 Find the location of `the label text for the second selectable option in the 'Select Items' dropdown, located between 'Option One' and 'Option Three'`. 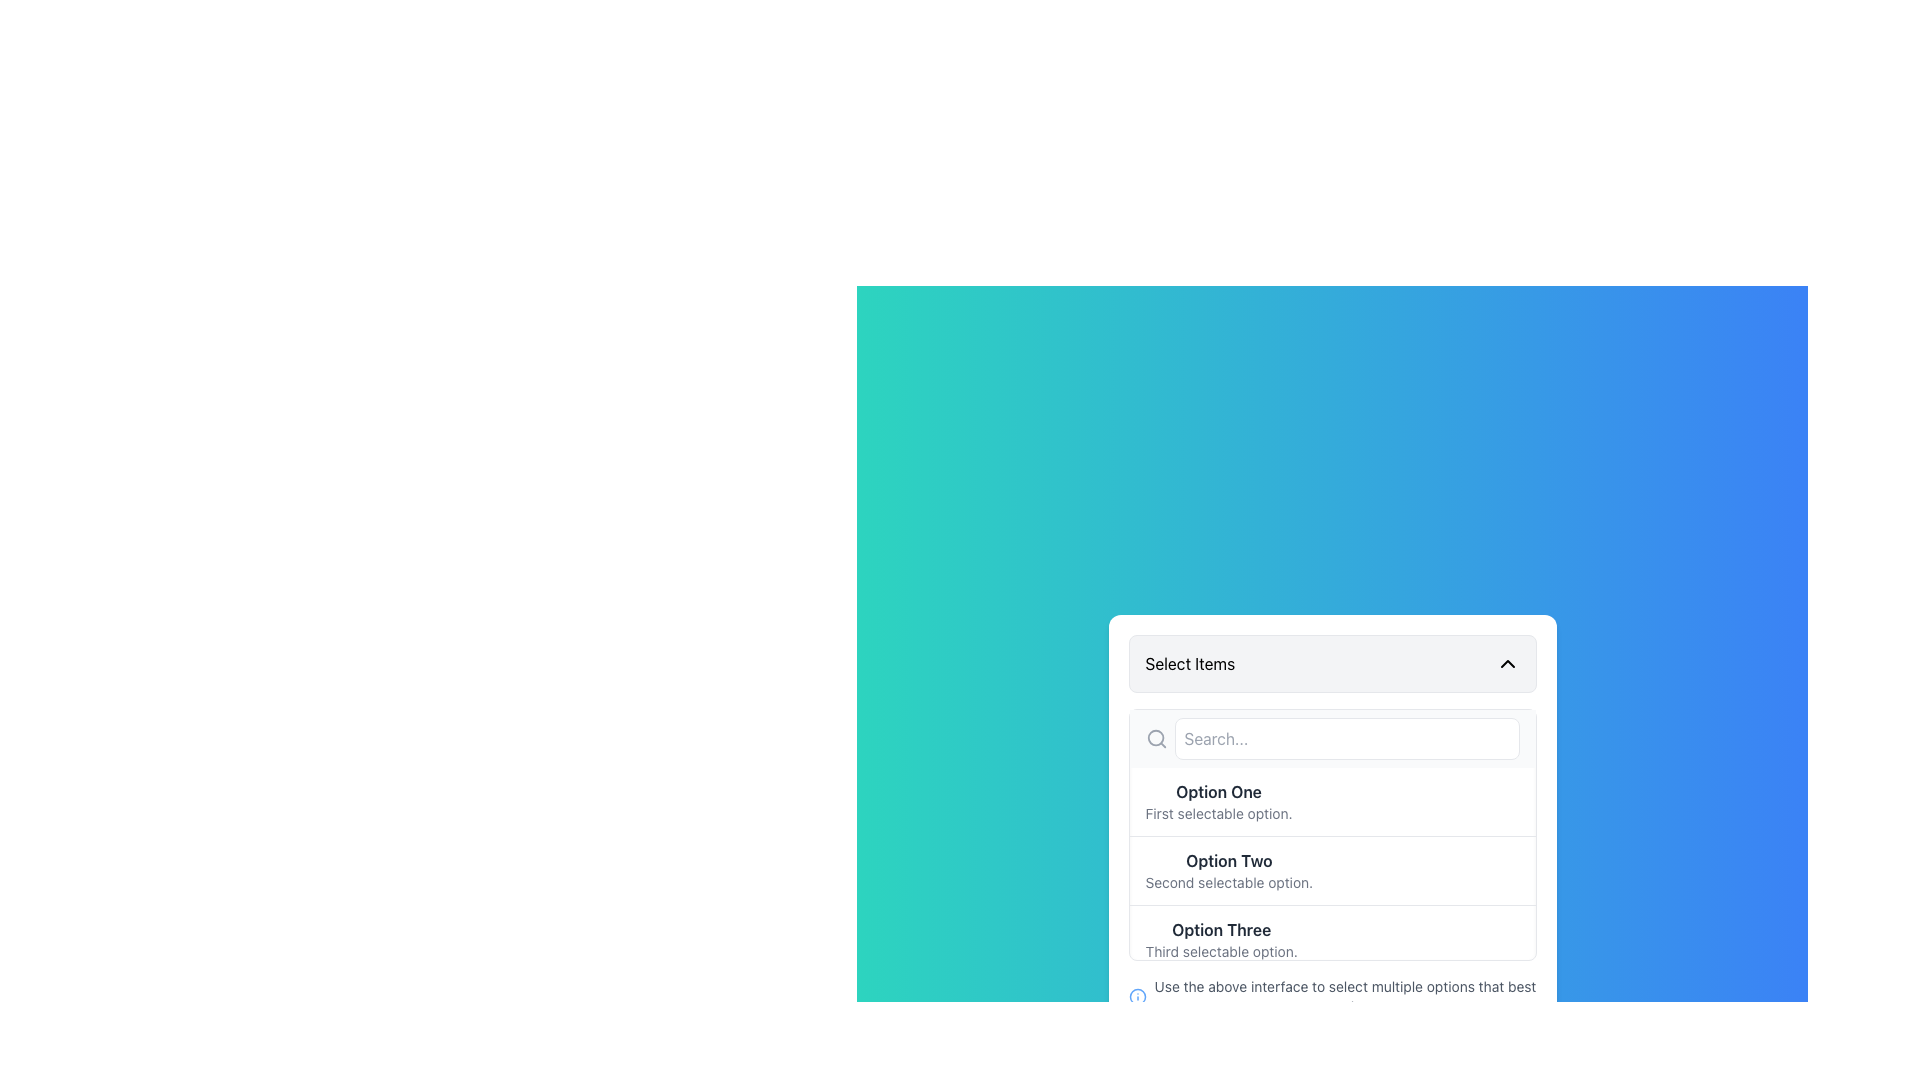

the label text for the second selectable option in the 'Select Items' dropdown, located between 'Option One' and 'Option Three' is located at coordinates (1228, 859).